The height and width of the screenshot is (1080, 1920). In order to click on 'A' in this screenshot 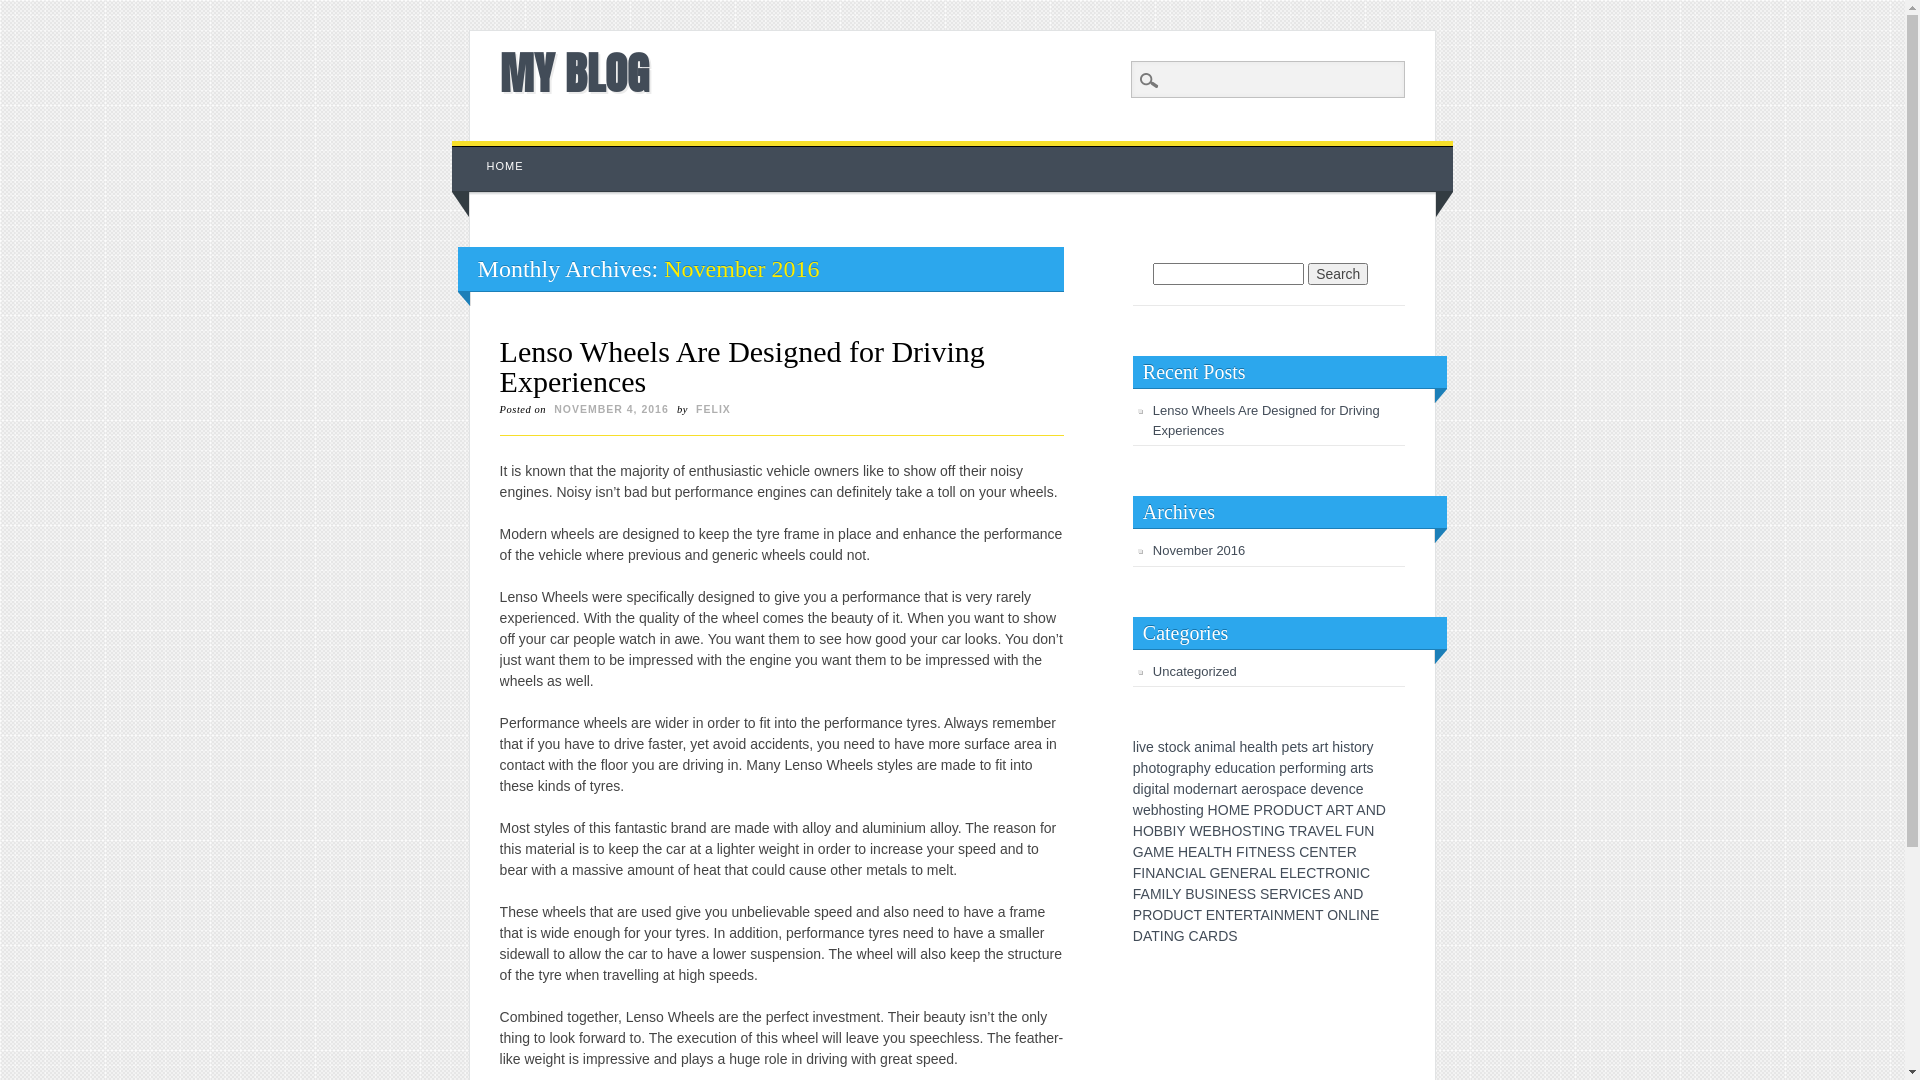, I will do `click(1360, 810)`.